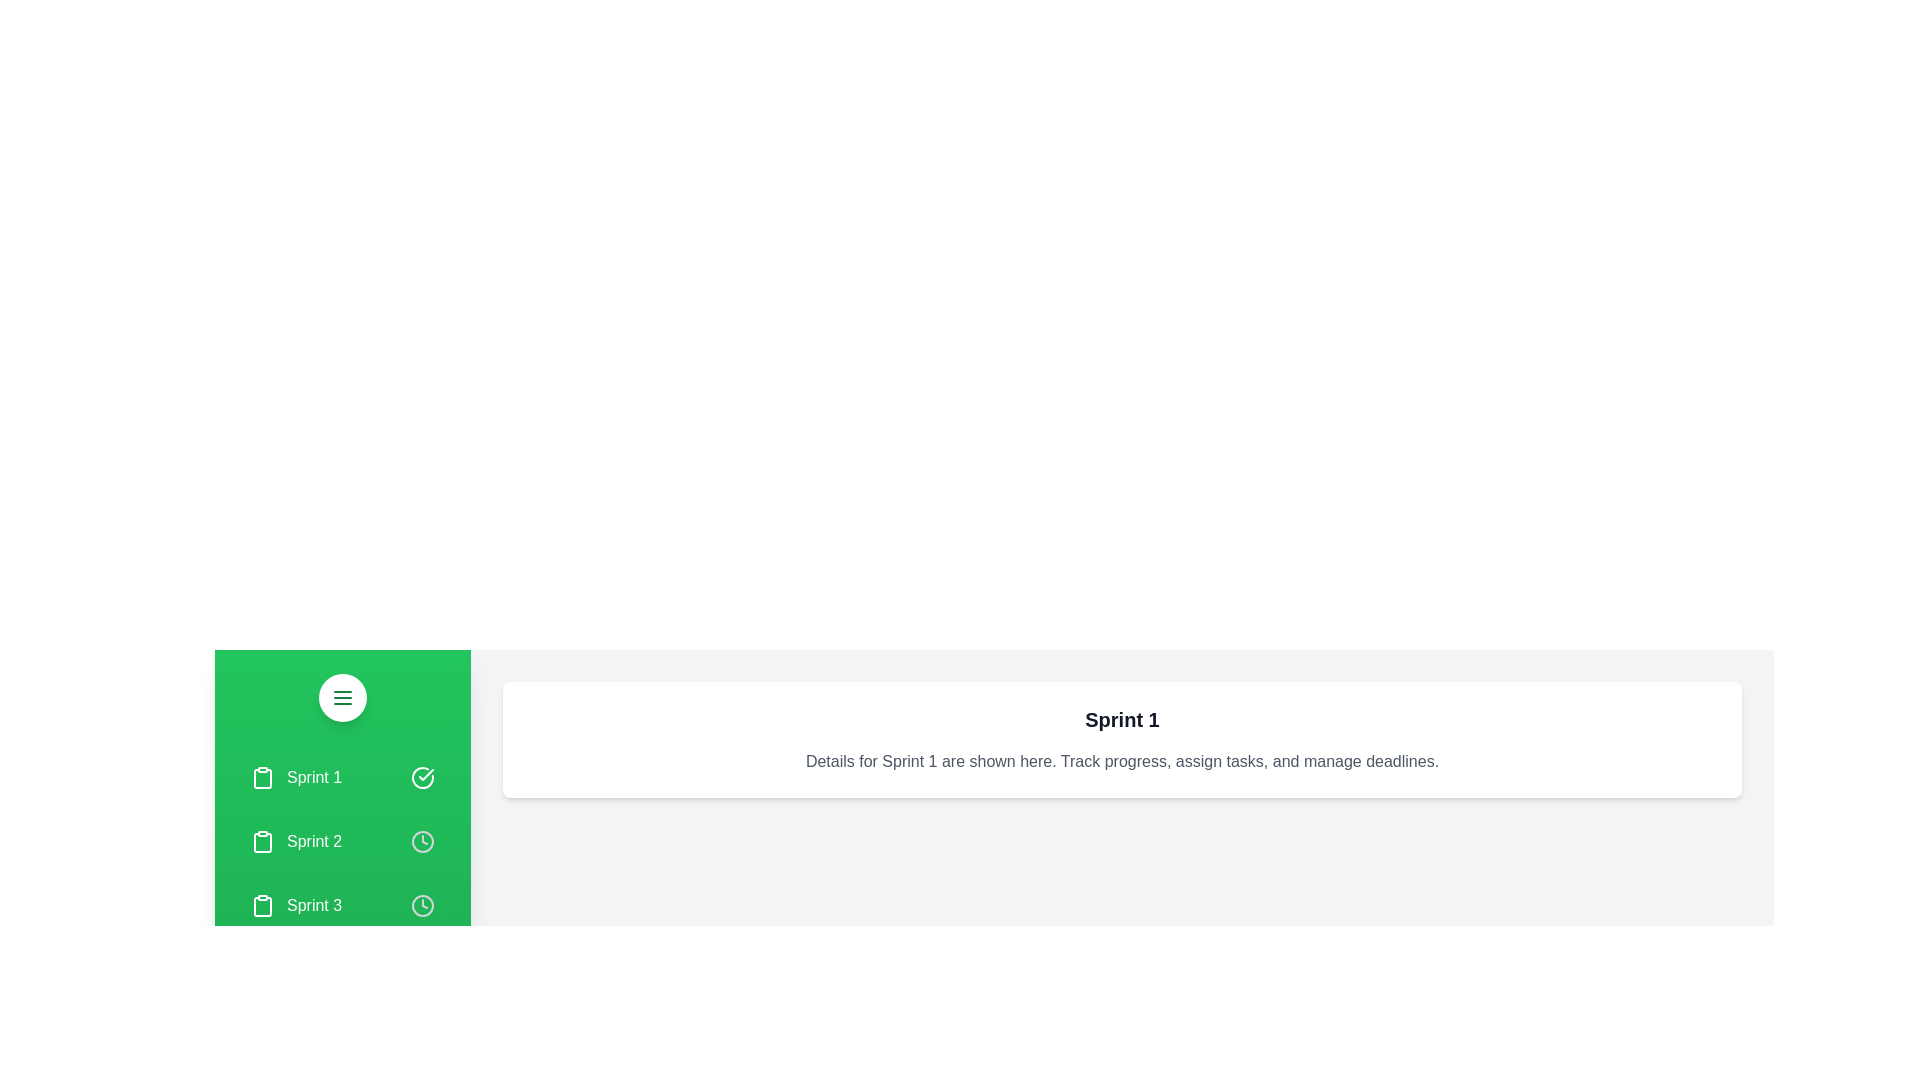 The width and height of the screenshot is (1920, 1080). Describe the element at coordinates (342, 906) in the screenshot. I see `the sprint item Sprint 3 to see the highlight effect` at that location.